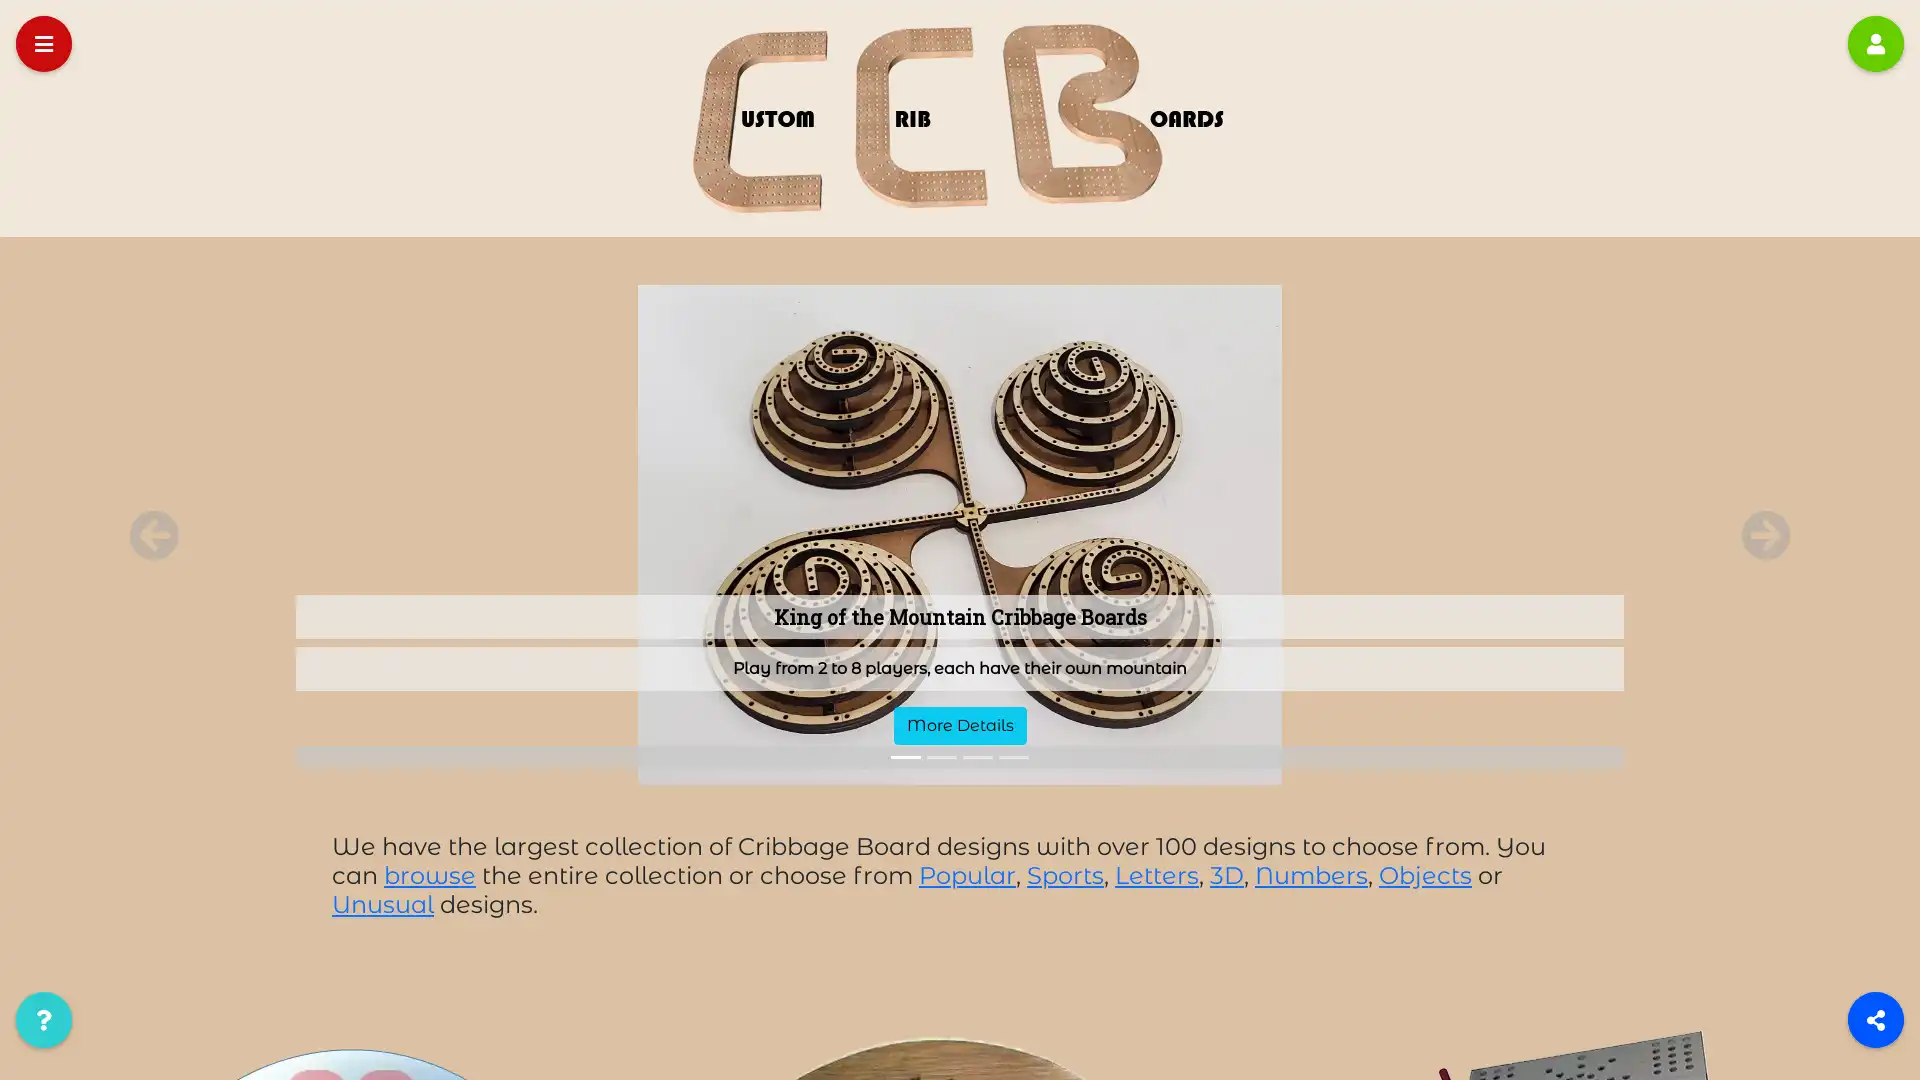  What do you see at coordinates (152, 534) in the screenshot?
I see `Previous` at bounding box center [152, 534].